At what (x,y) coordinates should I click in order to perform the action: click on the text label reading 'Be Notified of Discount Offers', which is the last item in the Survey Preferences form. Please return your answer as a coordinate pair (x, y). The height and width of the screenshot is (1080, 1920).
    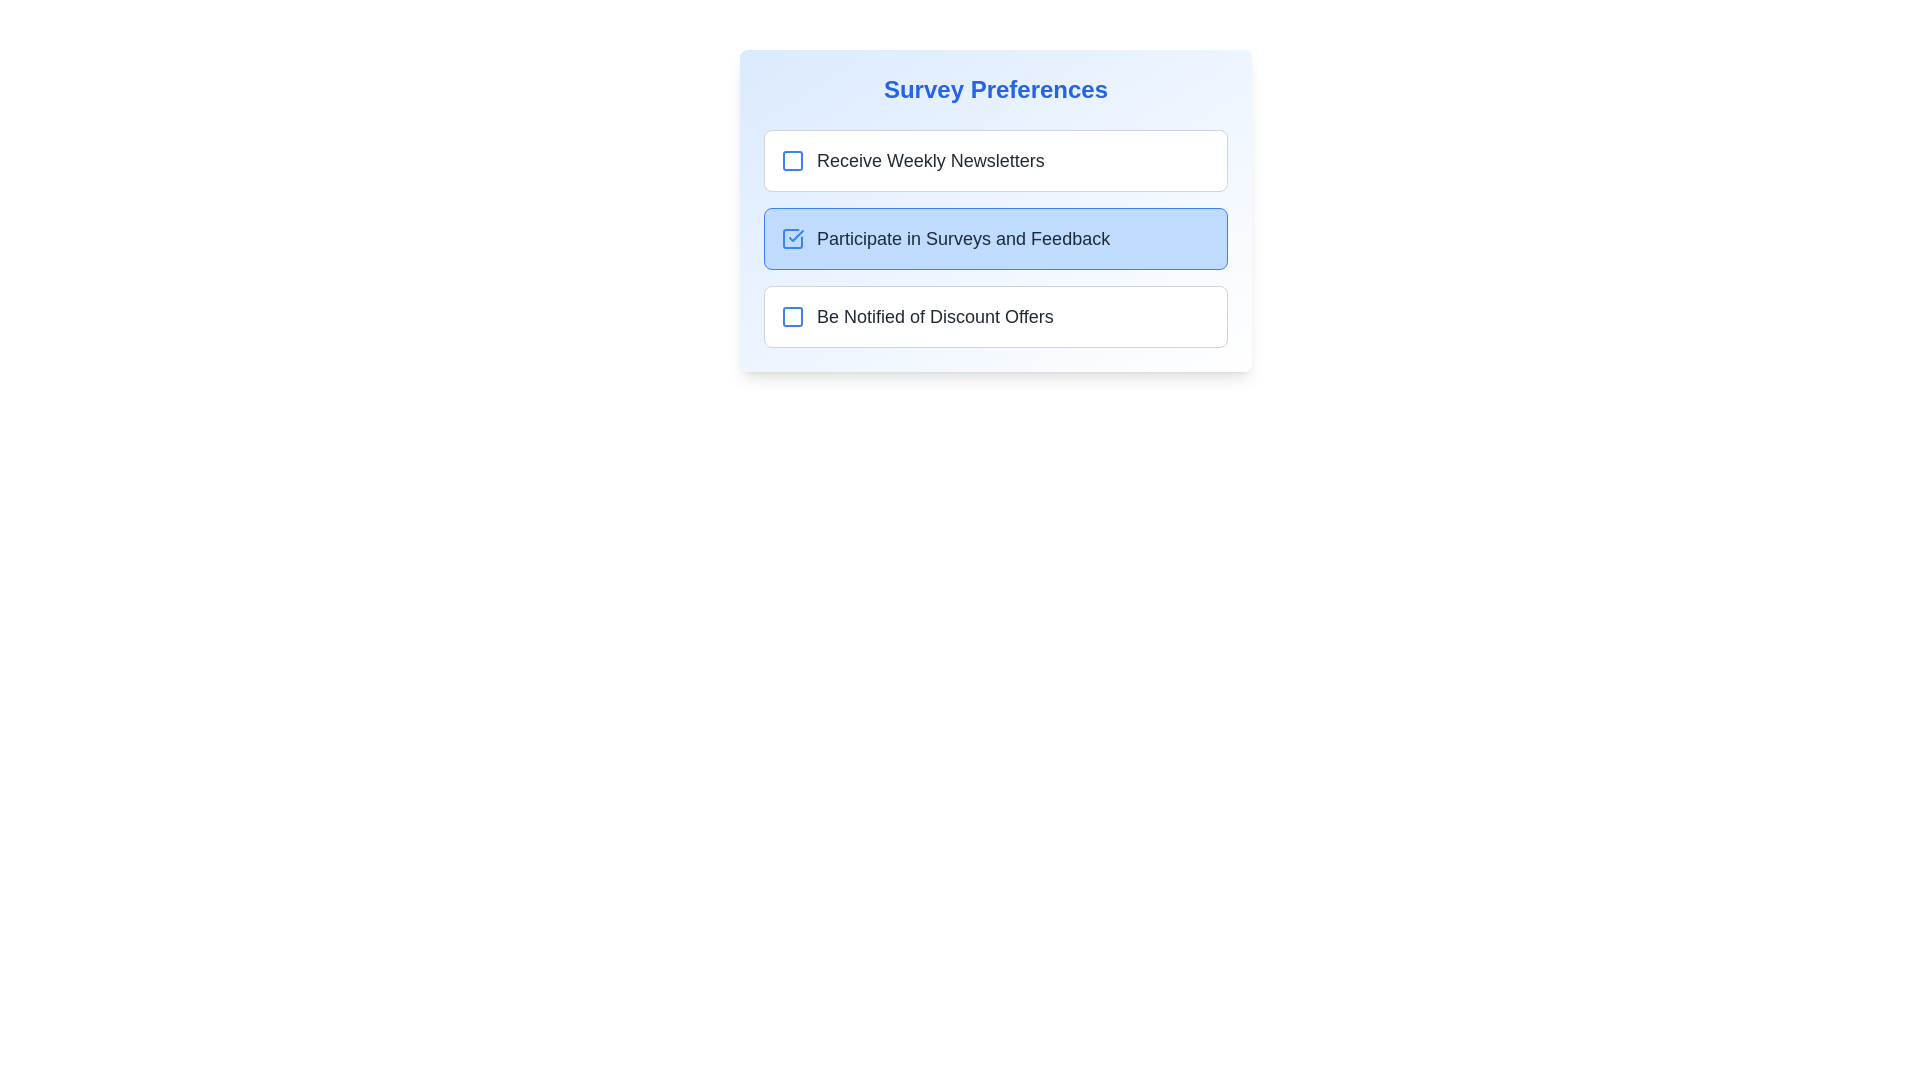
    Looking at the image, I should click on (934, 315).